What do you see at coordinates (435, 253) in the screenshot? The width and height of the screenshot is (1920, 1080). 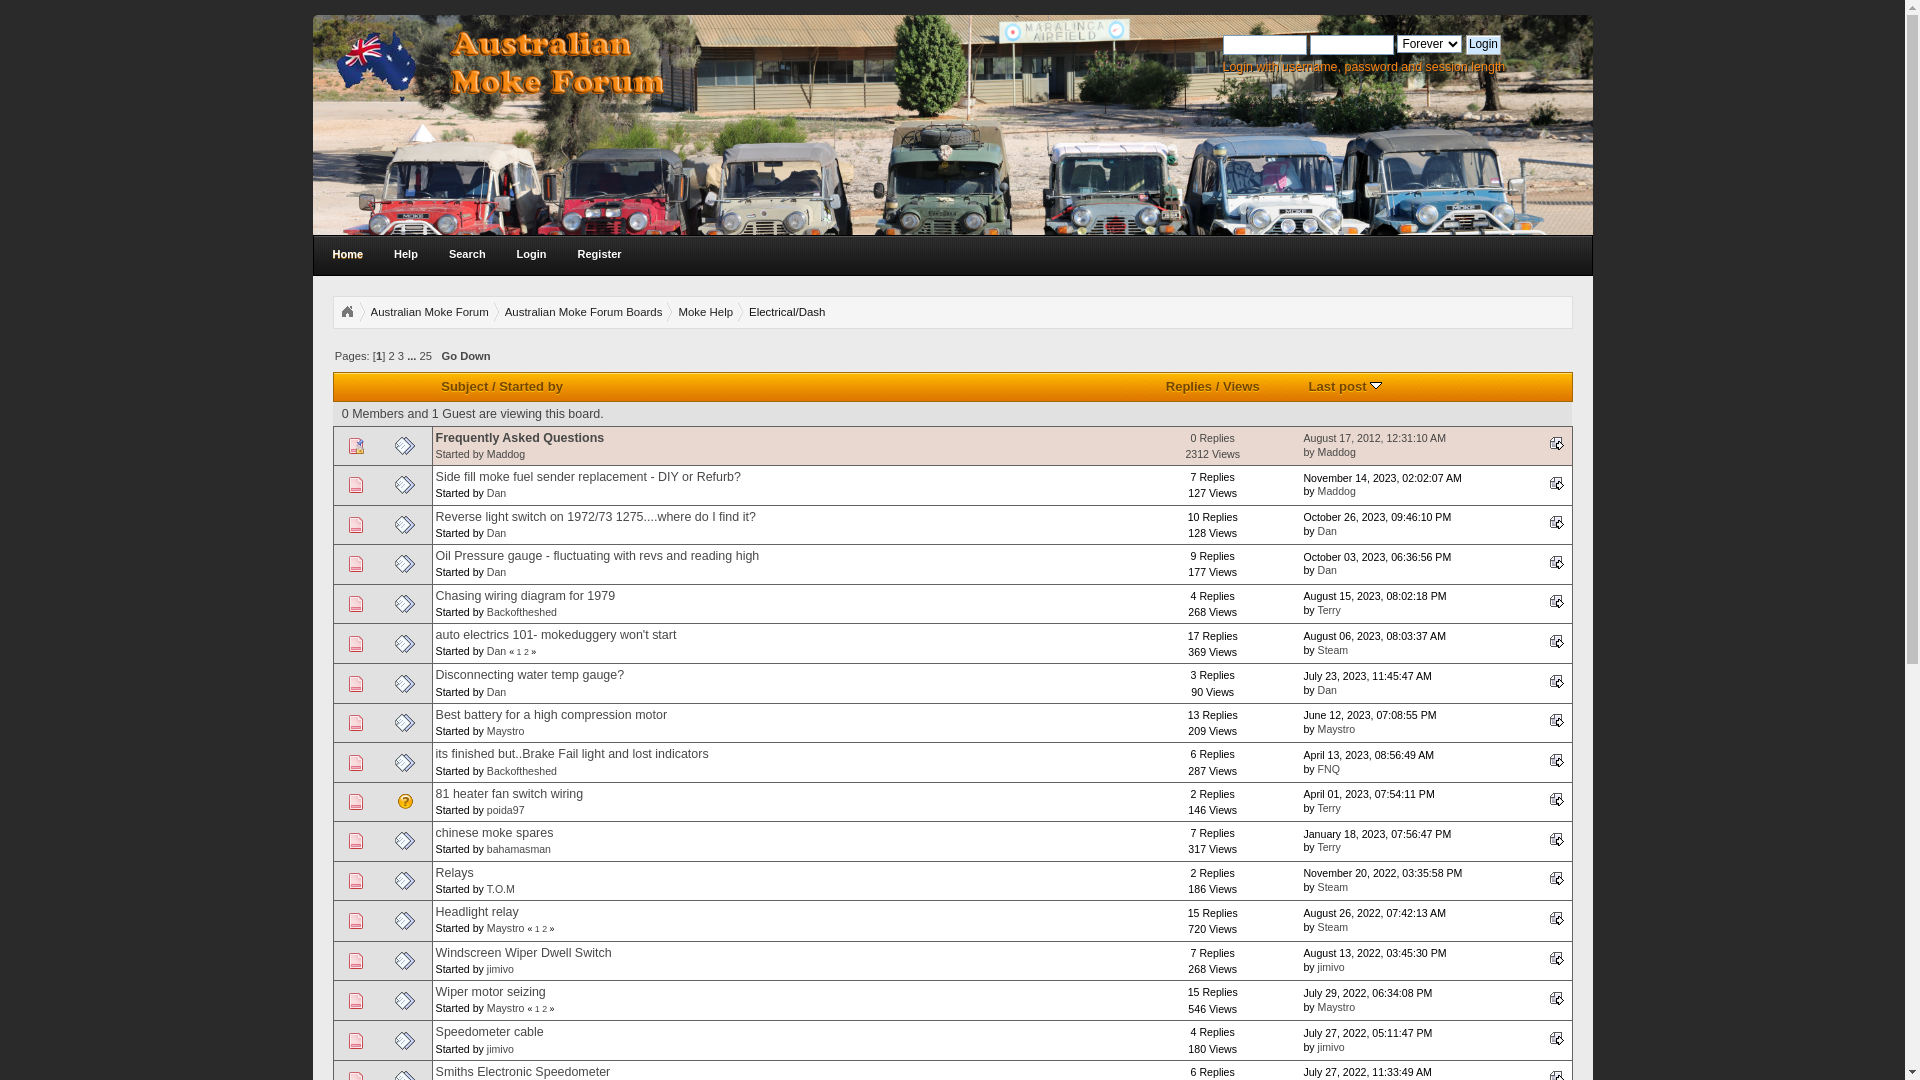 I see `'Search'` at bounding box center [435, 253].